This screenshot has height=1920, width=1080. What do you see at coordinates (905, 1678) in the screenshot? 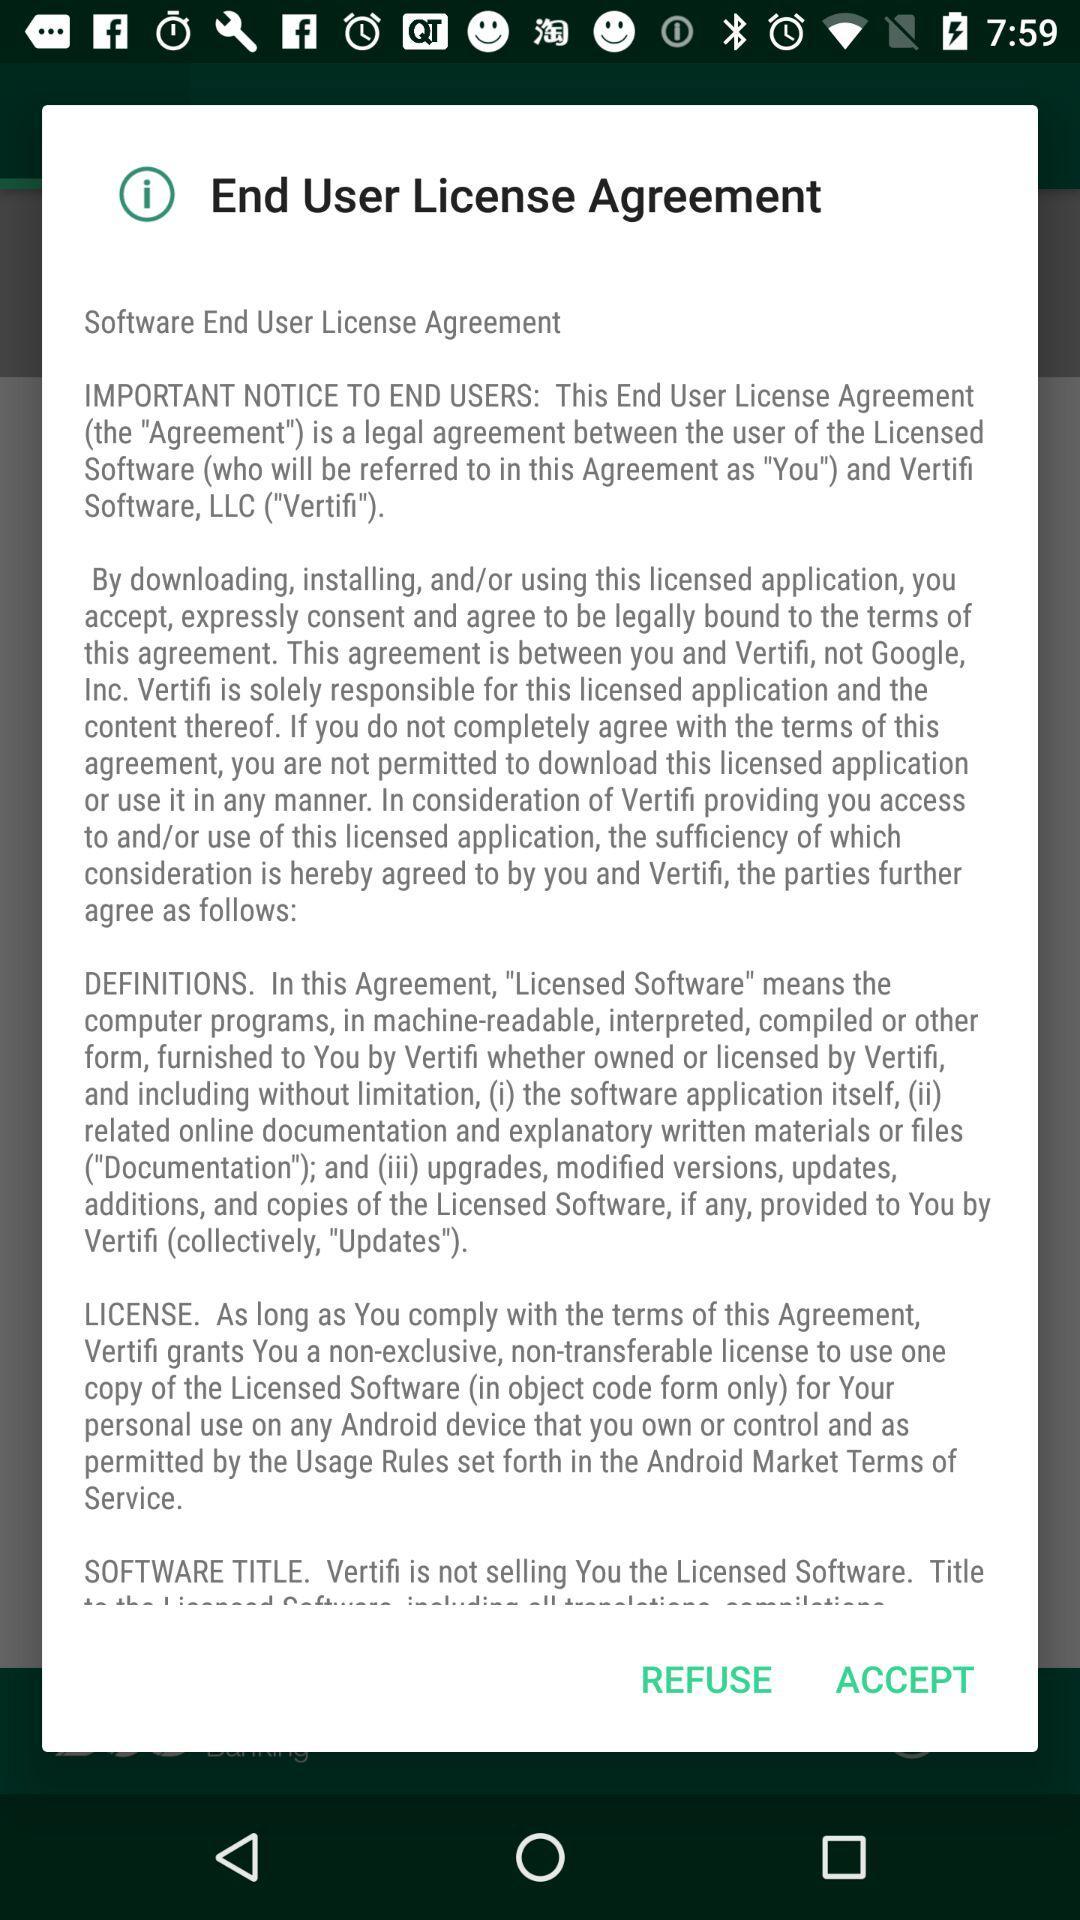
I see `the item to the right of the refuse item` at bounding box center [905, 1678].